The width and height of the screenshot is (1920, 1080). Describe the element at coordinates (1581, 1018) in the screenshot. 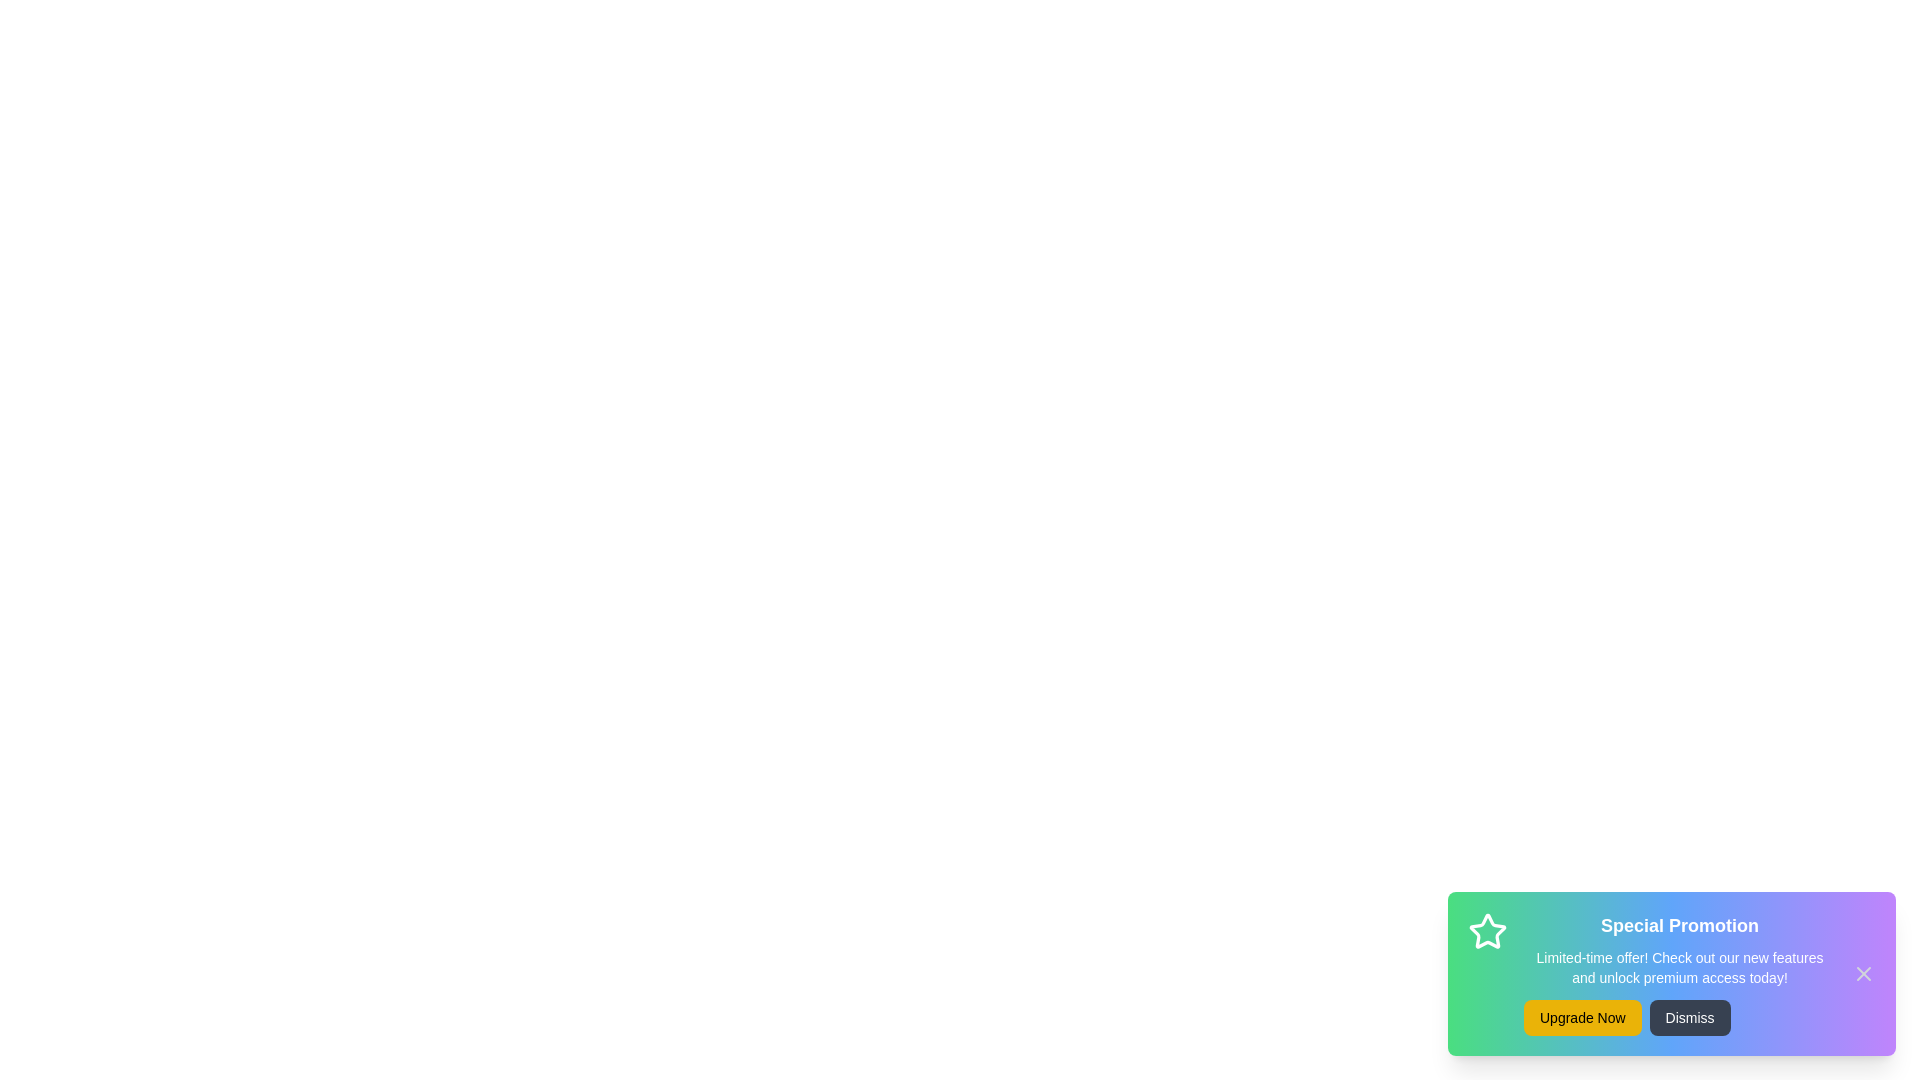

I see `'Upgrade Now' button to trigger the premium upgrade action` at that location.